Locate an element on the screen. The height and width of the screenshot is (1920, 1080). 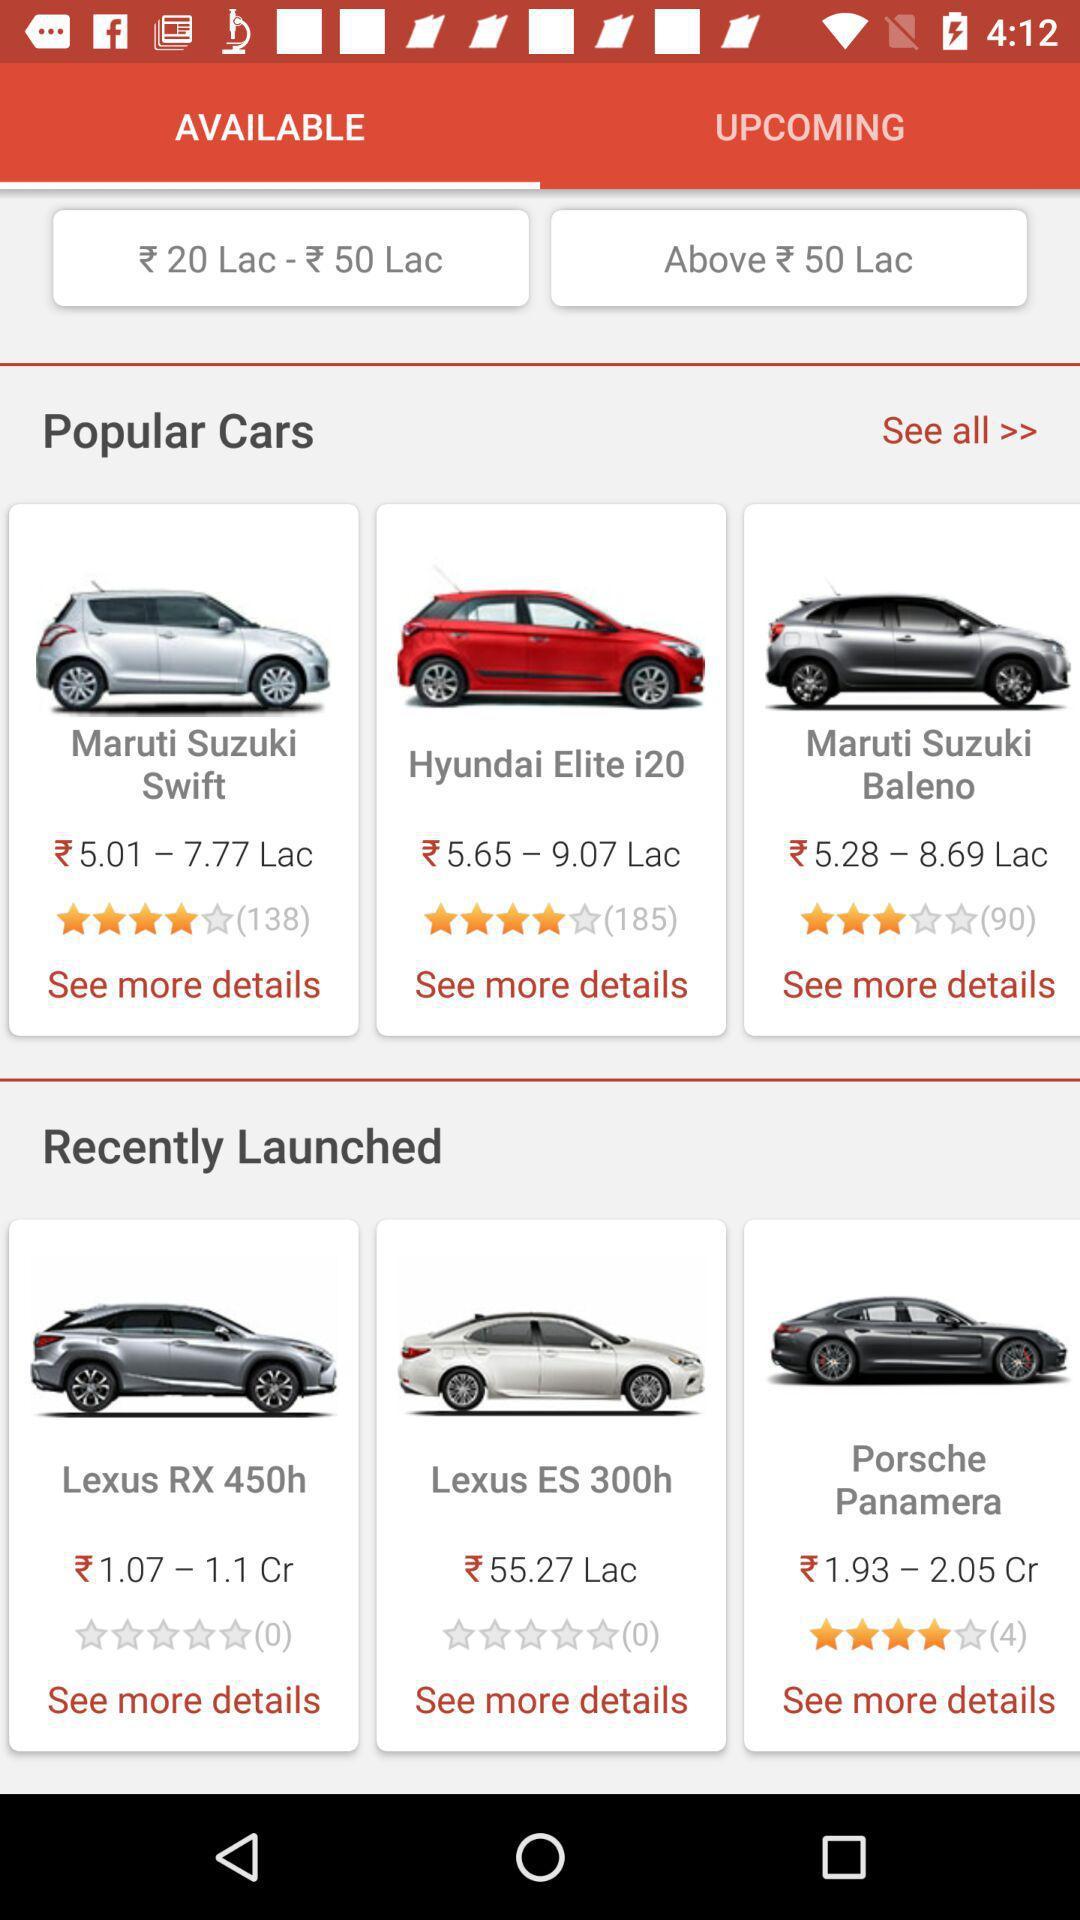
the icon next to popular cars is located at coordinates (959, 427).